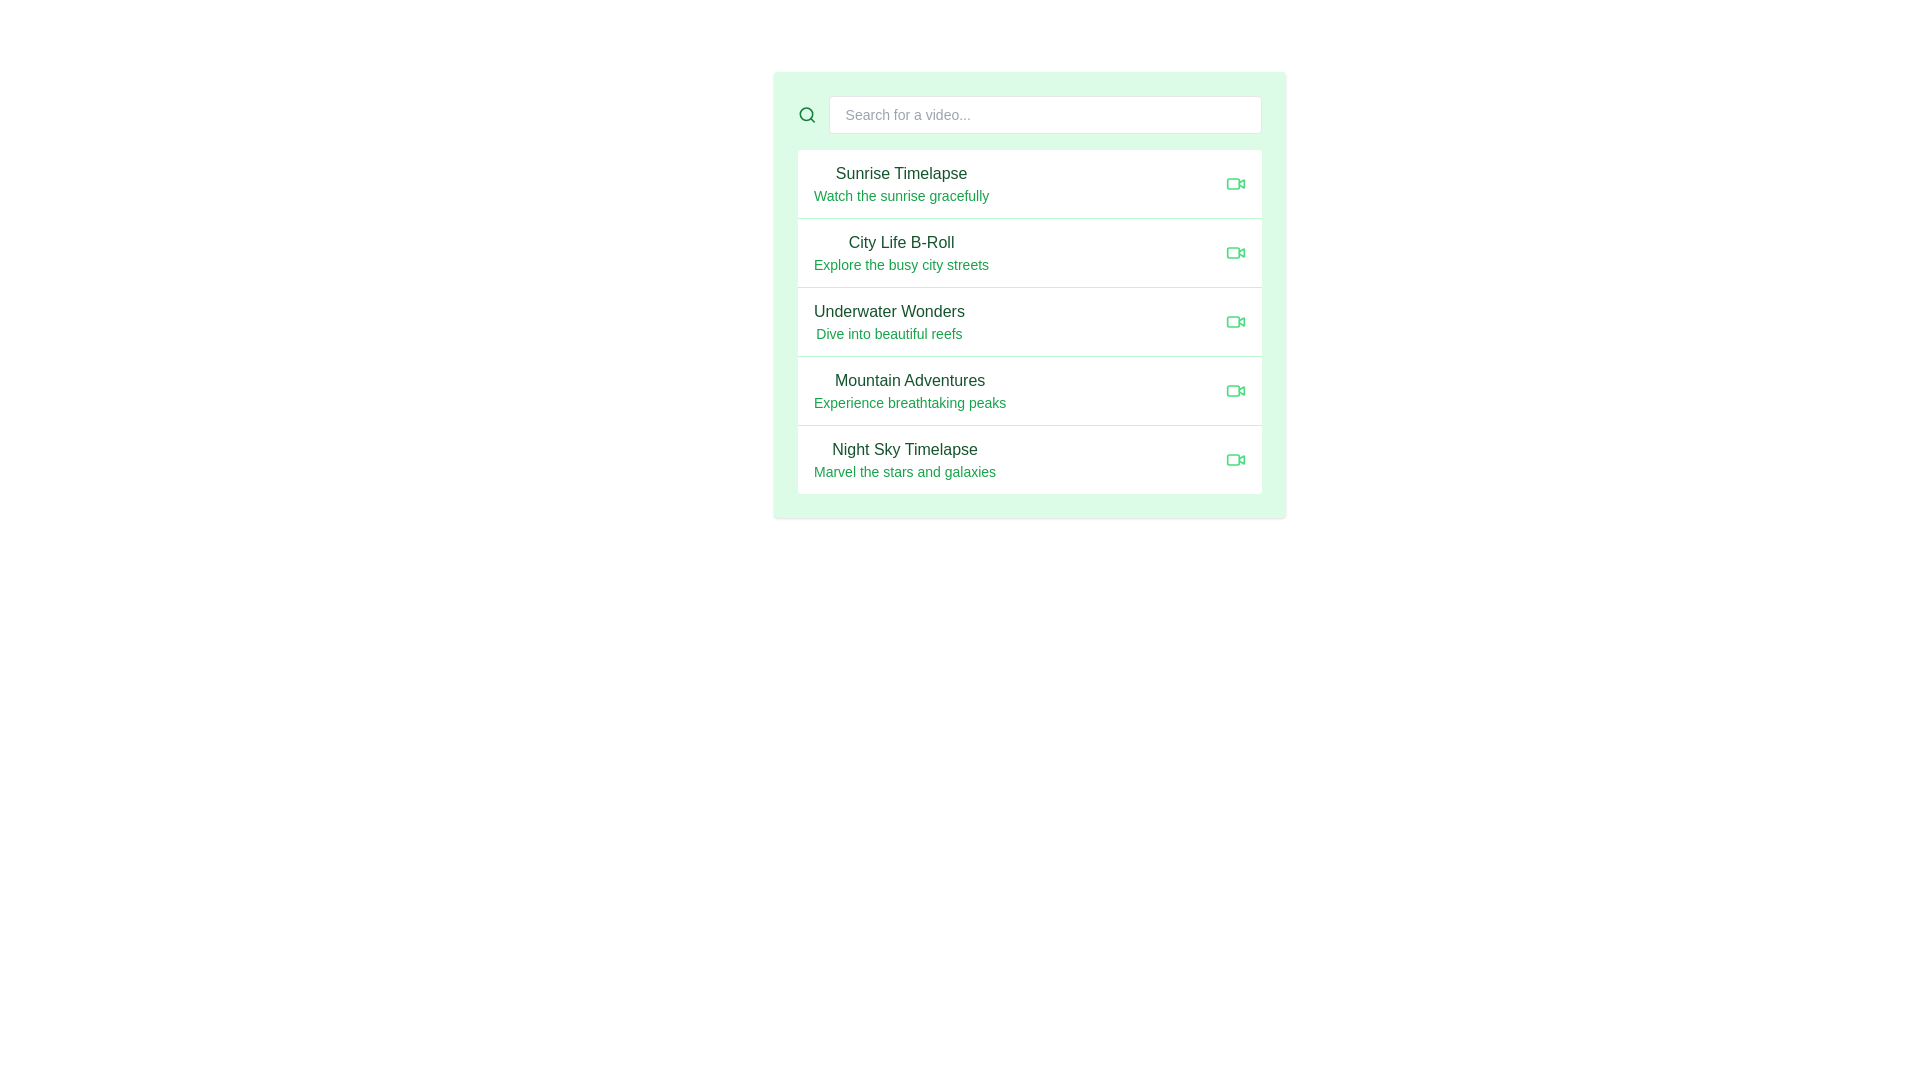 This screenshot has width=1920, height=1080. I want to click on the video indicator icon located at the far right end of the row containing the title 'Night Sky Timelapse' and the description 'Marvel the stars and galaxies.', so click(1235, 459).